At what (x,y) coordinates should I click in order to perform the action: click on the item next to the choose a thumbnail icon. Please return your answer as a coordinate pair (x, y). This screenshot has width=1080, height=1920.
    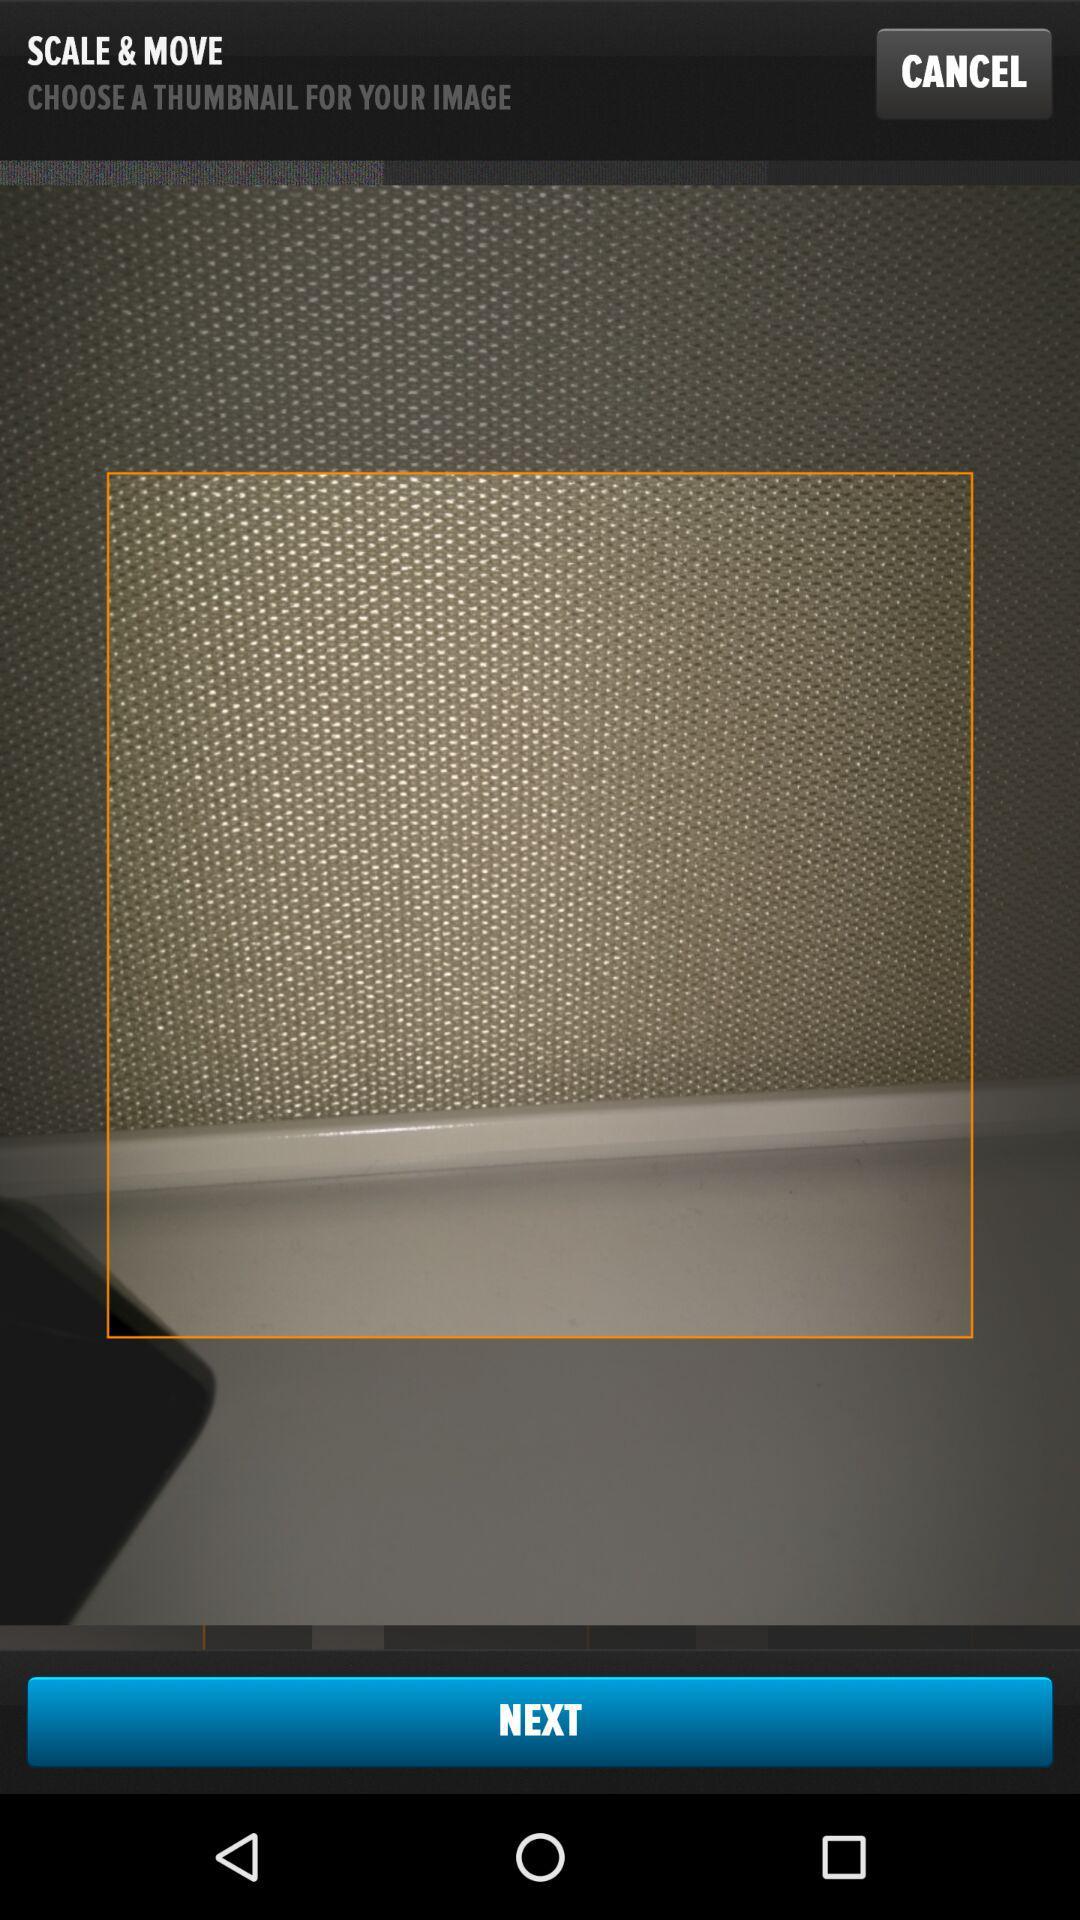
    Looking at the image, I should click on (963, 73).